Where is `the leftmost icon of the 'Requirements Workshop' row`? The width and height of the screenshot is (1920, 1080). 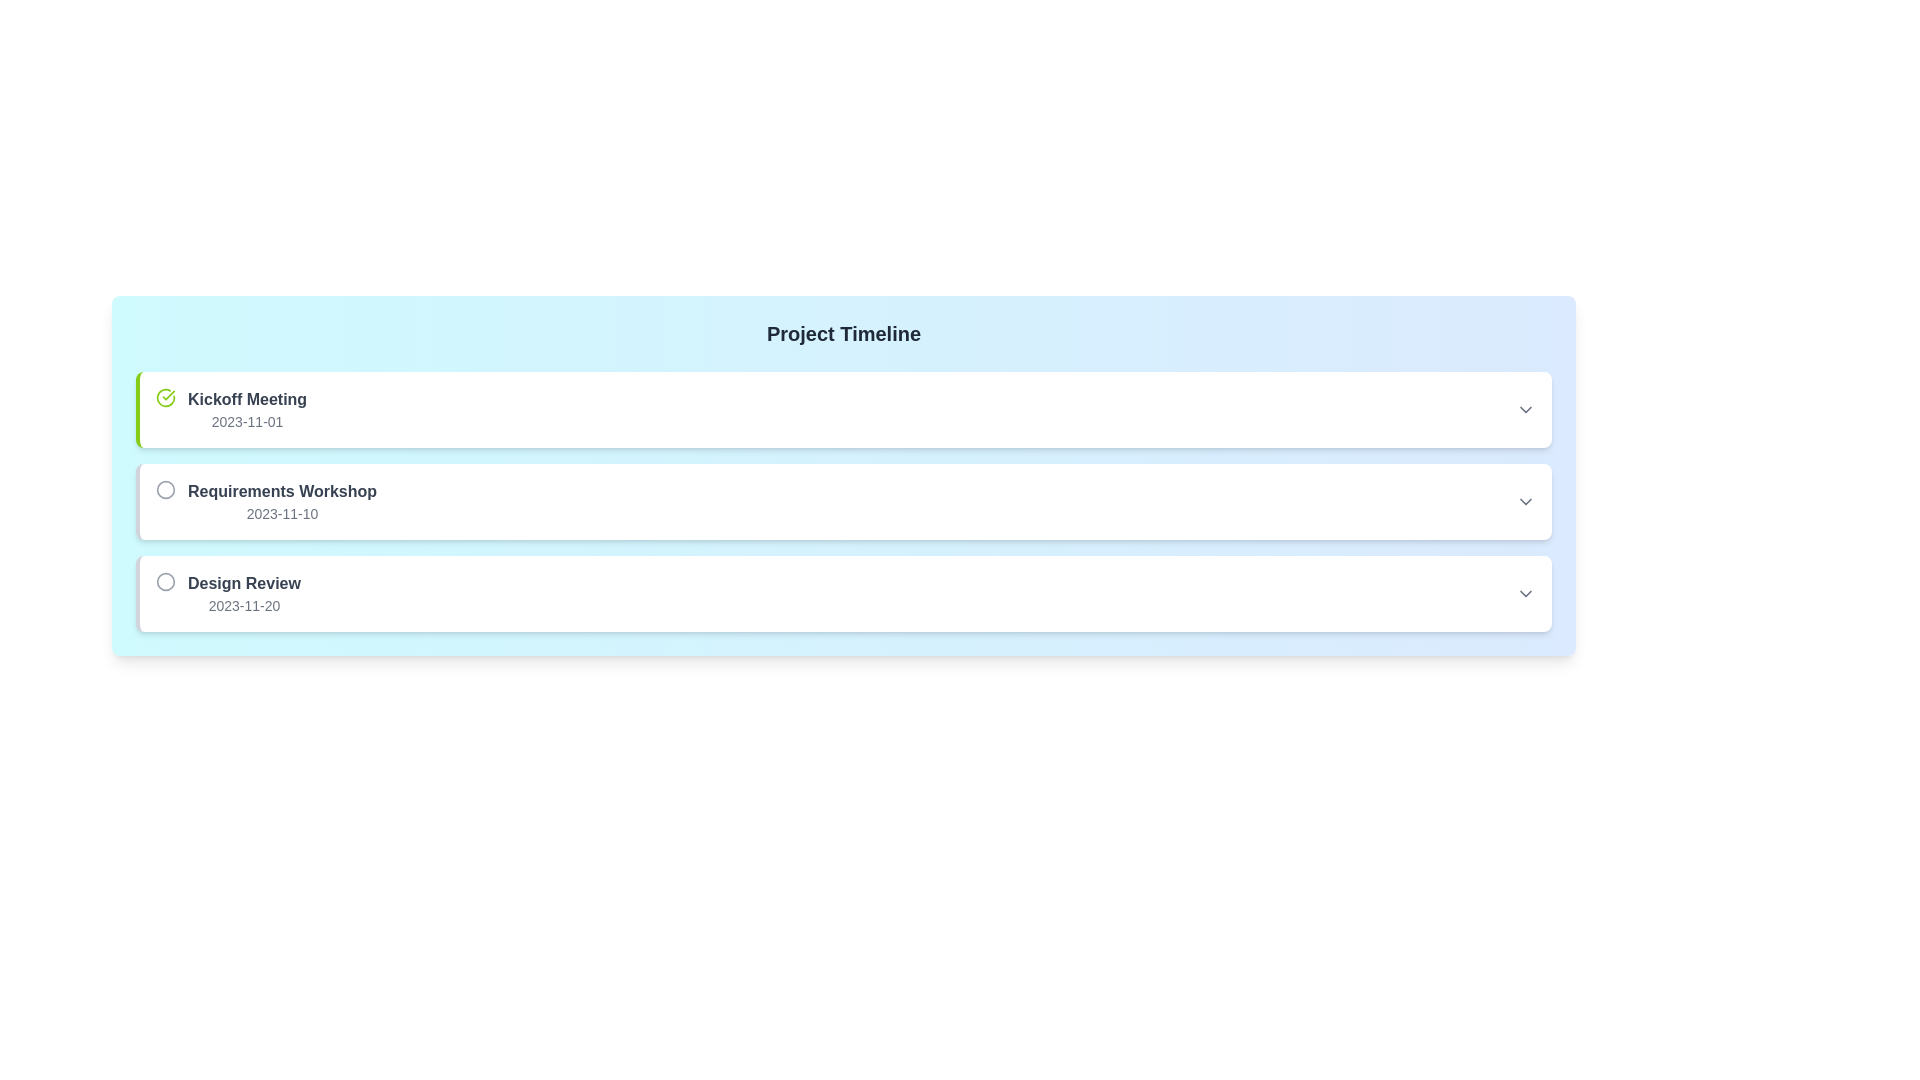 the leftmost icon of the 'Requirements Workshop' row is located at coordinates (166, 489).